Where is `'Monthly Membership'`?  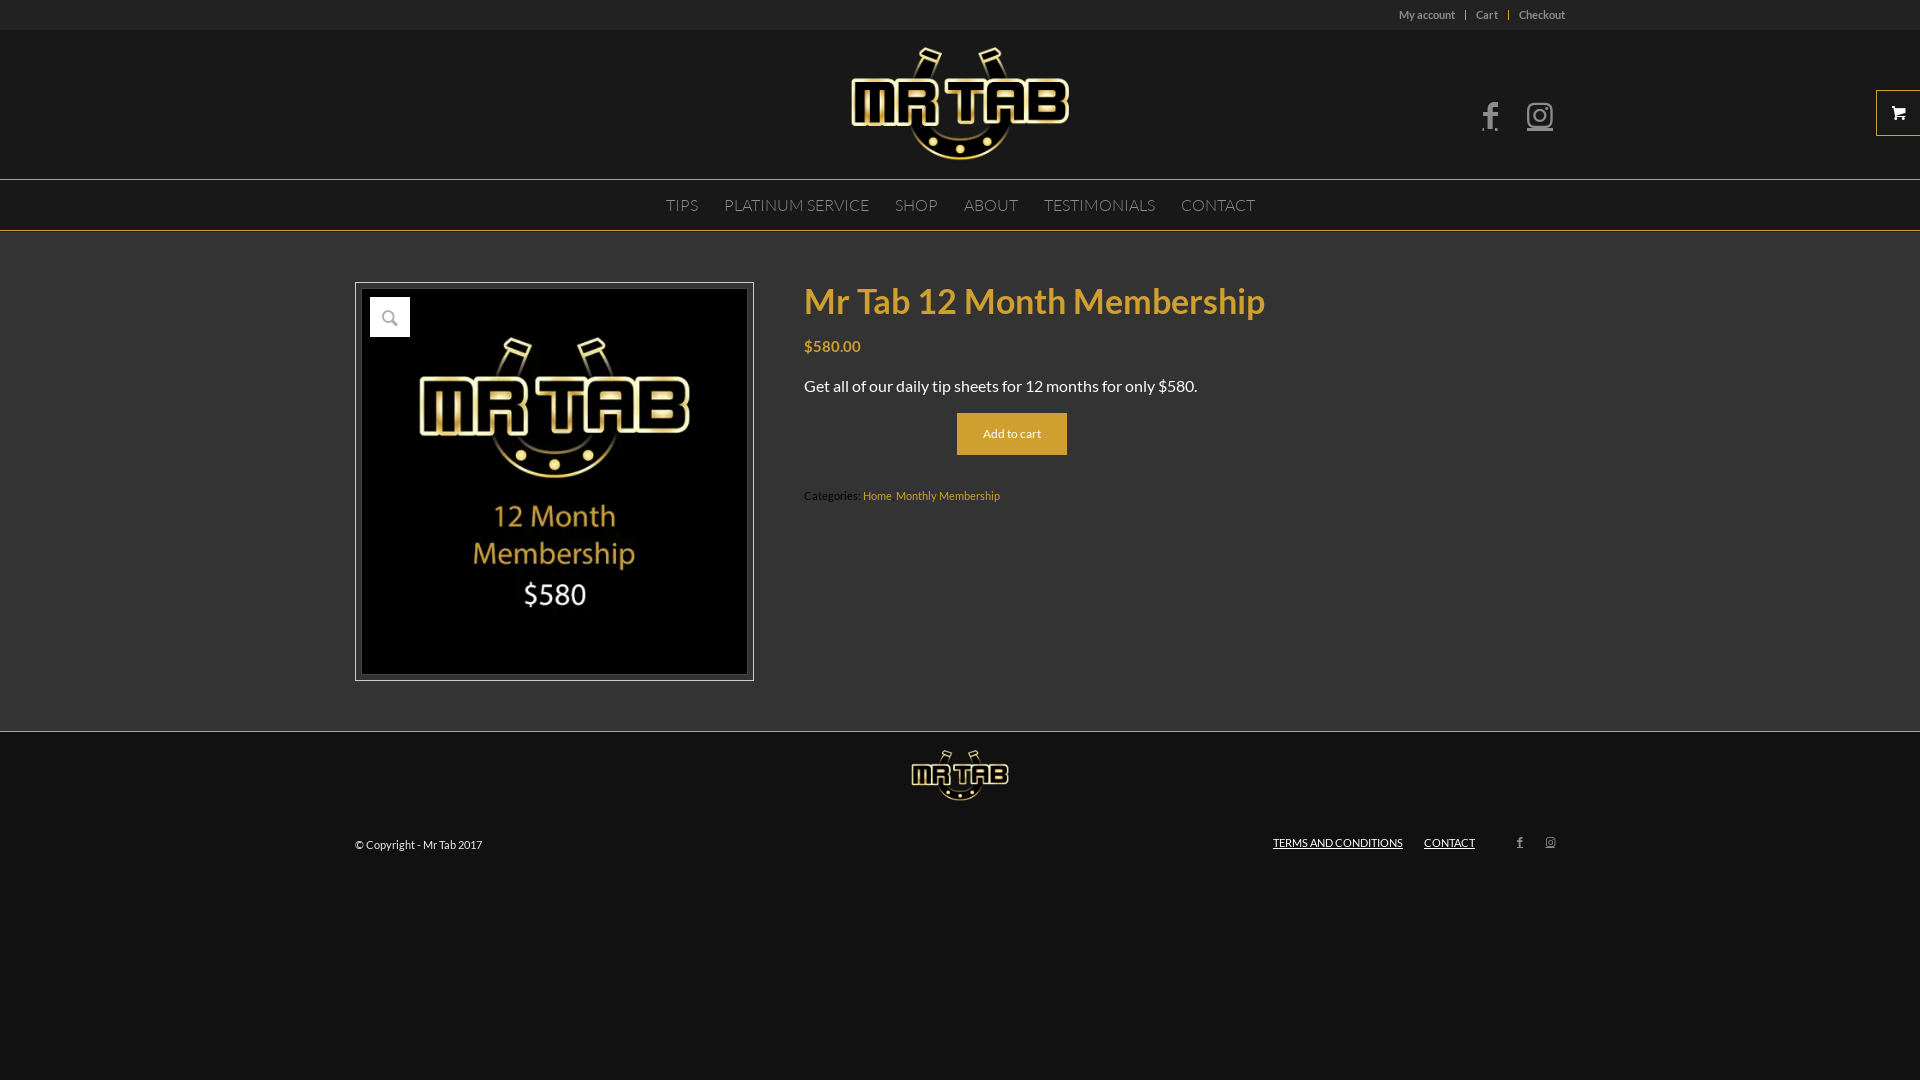
'Monthly Membership' is located at coordinates (947, 495).